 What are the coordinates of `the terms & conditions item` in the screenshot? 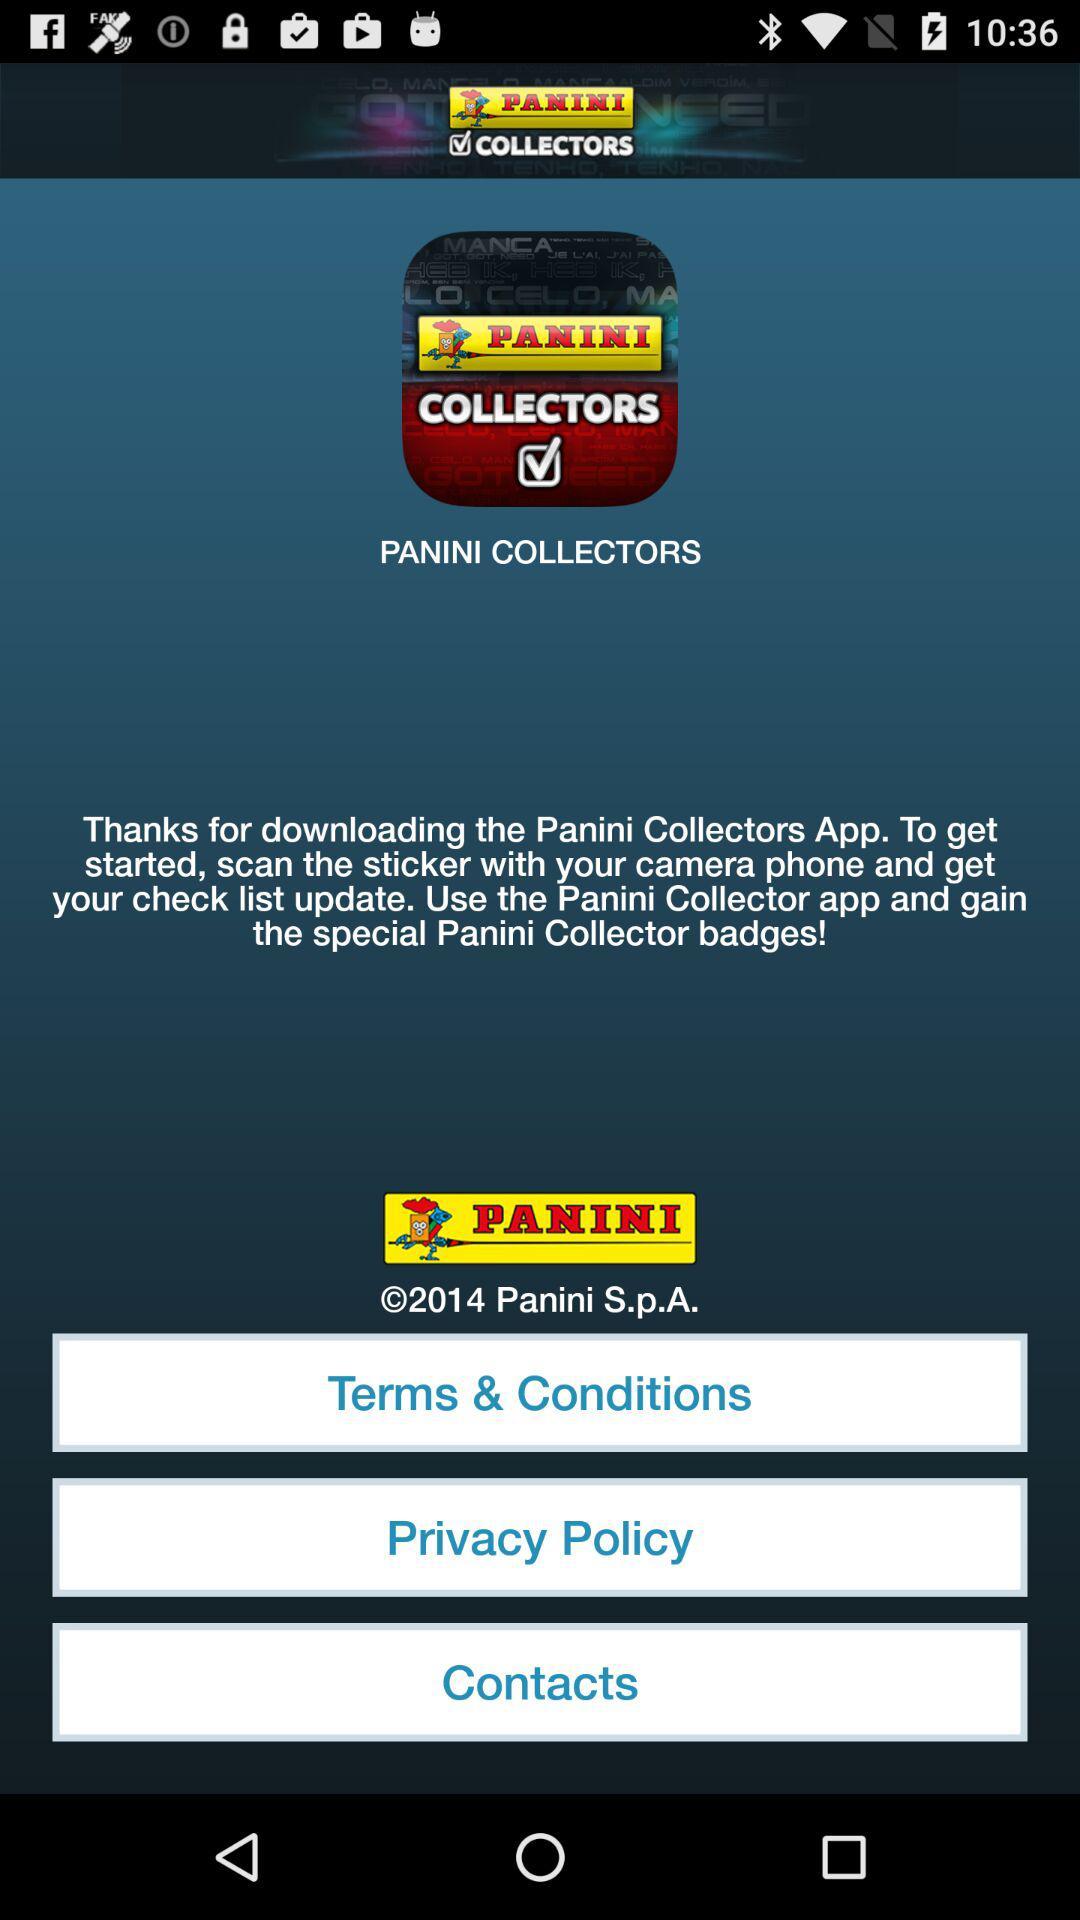 It's located at (540, 1391).